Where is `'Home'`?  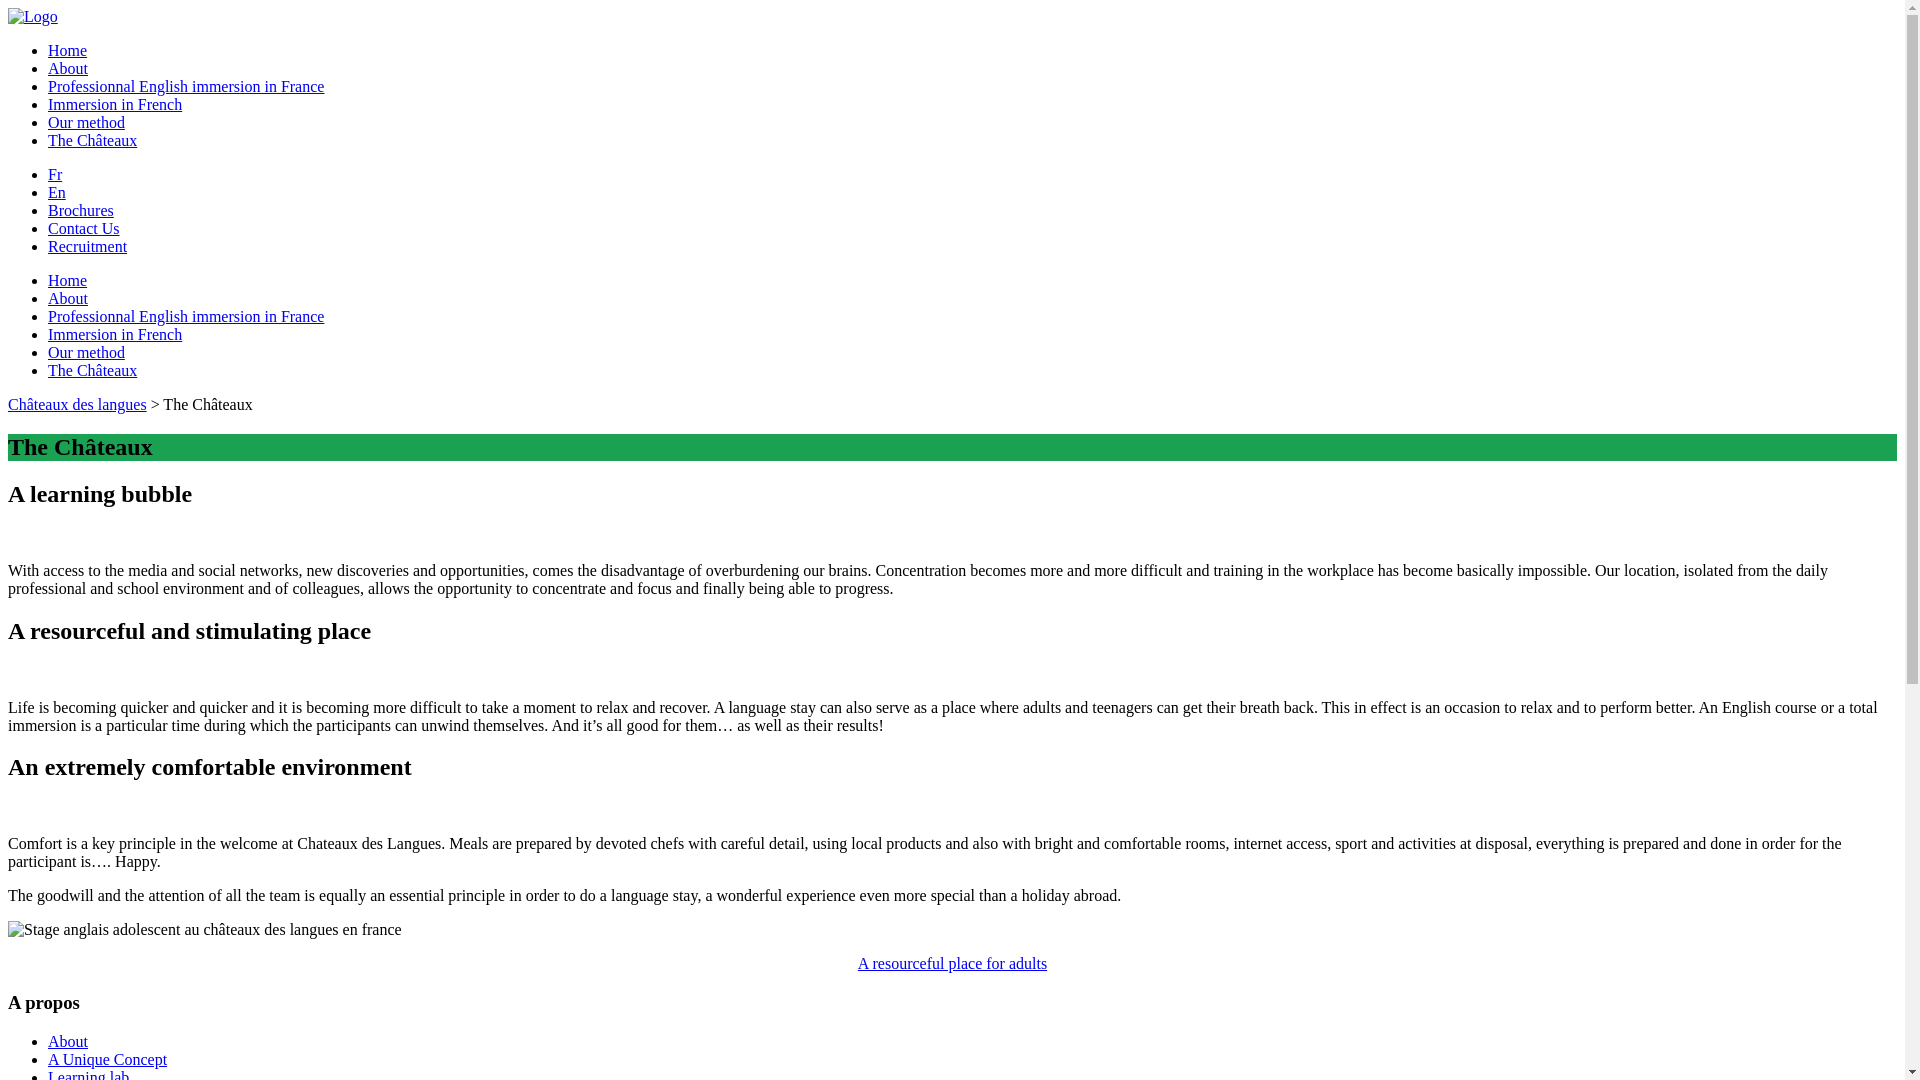
'Home' is located at coordinates (67, 49).